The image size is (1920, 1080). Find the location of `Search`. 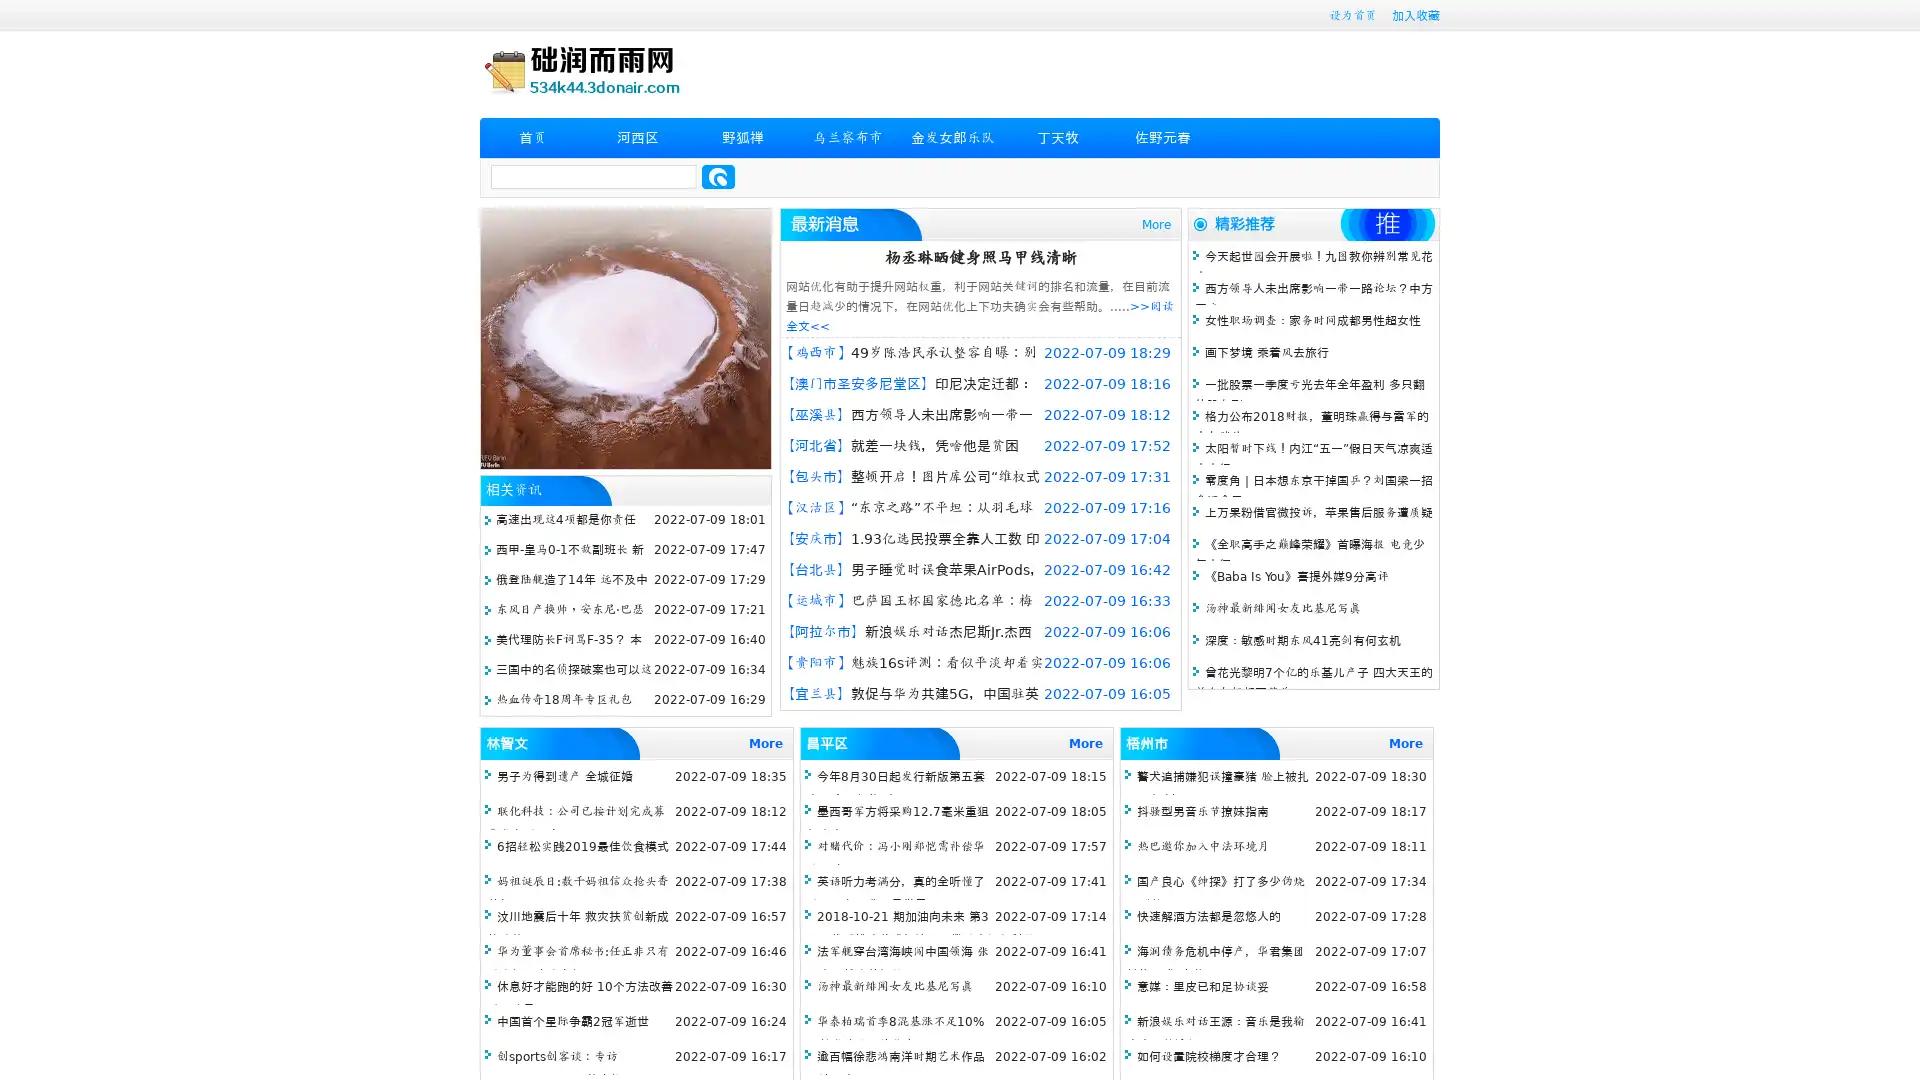

Search is located at coordinates (718, 176).